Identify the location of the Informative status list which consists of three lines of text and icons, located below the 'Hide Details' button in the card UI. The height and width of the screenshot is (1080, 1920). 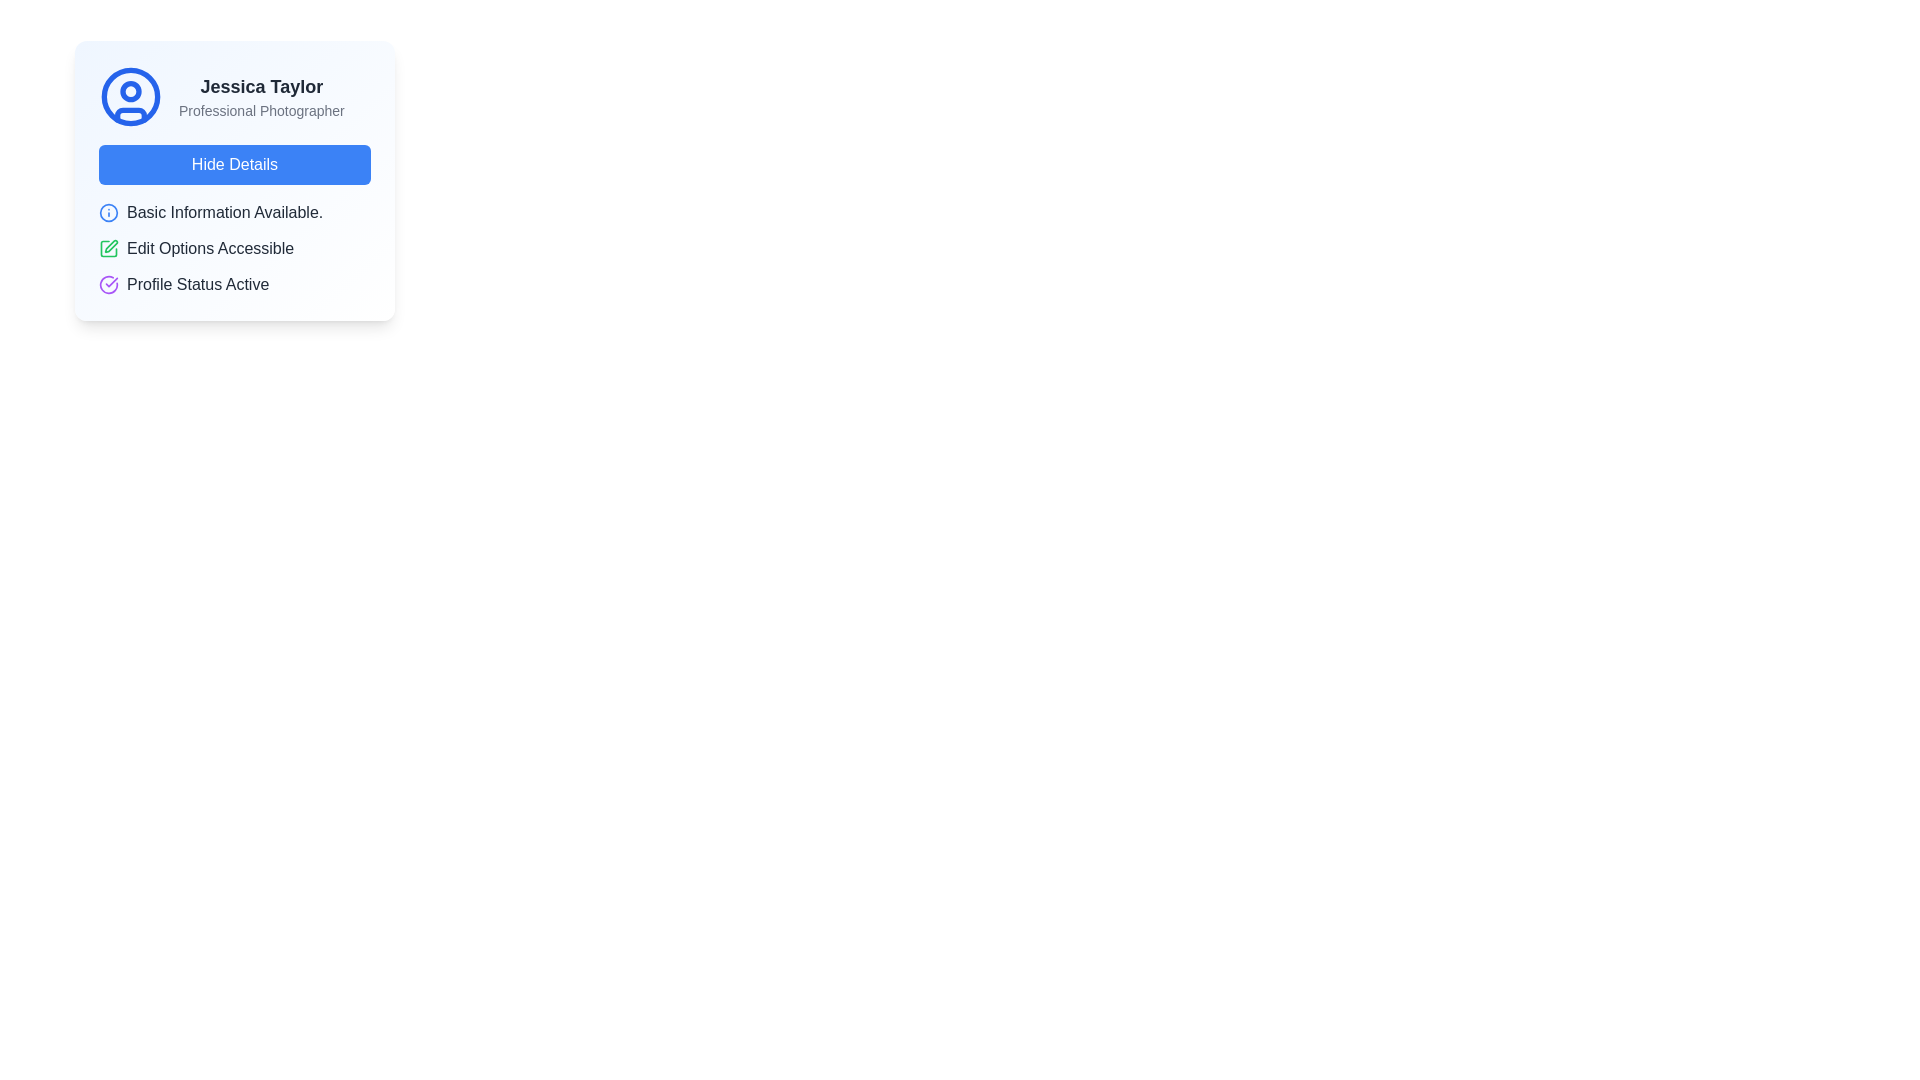
(235, 248).